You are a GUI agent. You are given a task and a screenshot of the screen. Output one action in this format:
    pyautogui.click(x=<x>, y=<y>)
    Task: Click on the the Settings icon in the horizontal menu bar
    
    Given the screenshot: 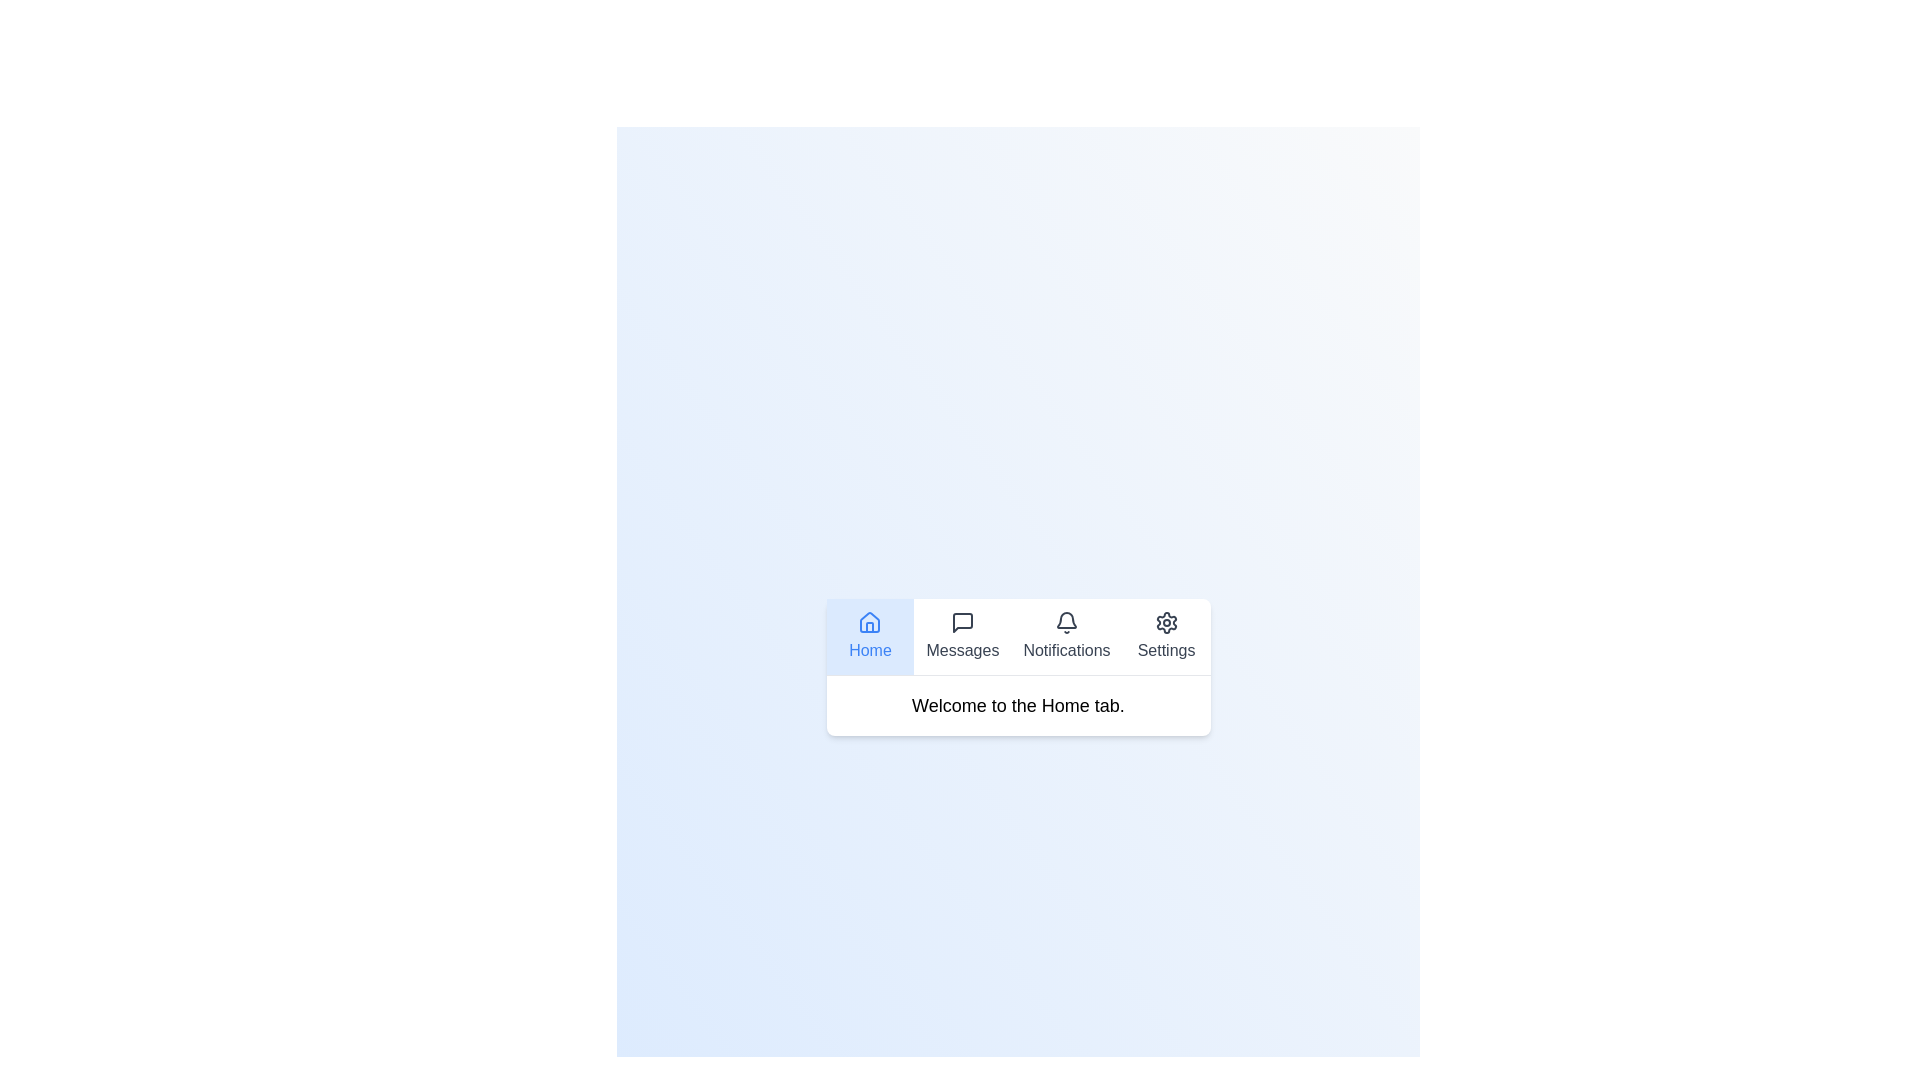 What is the action you would take?
    pyautogui.click(x=1166, y=621)
    